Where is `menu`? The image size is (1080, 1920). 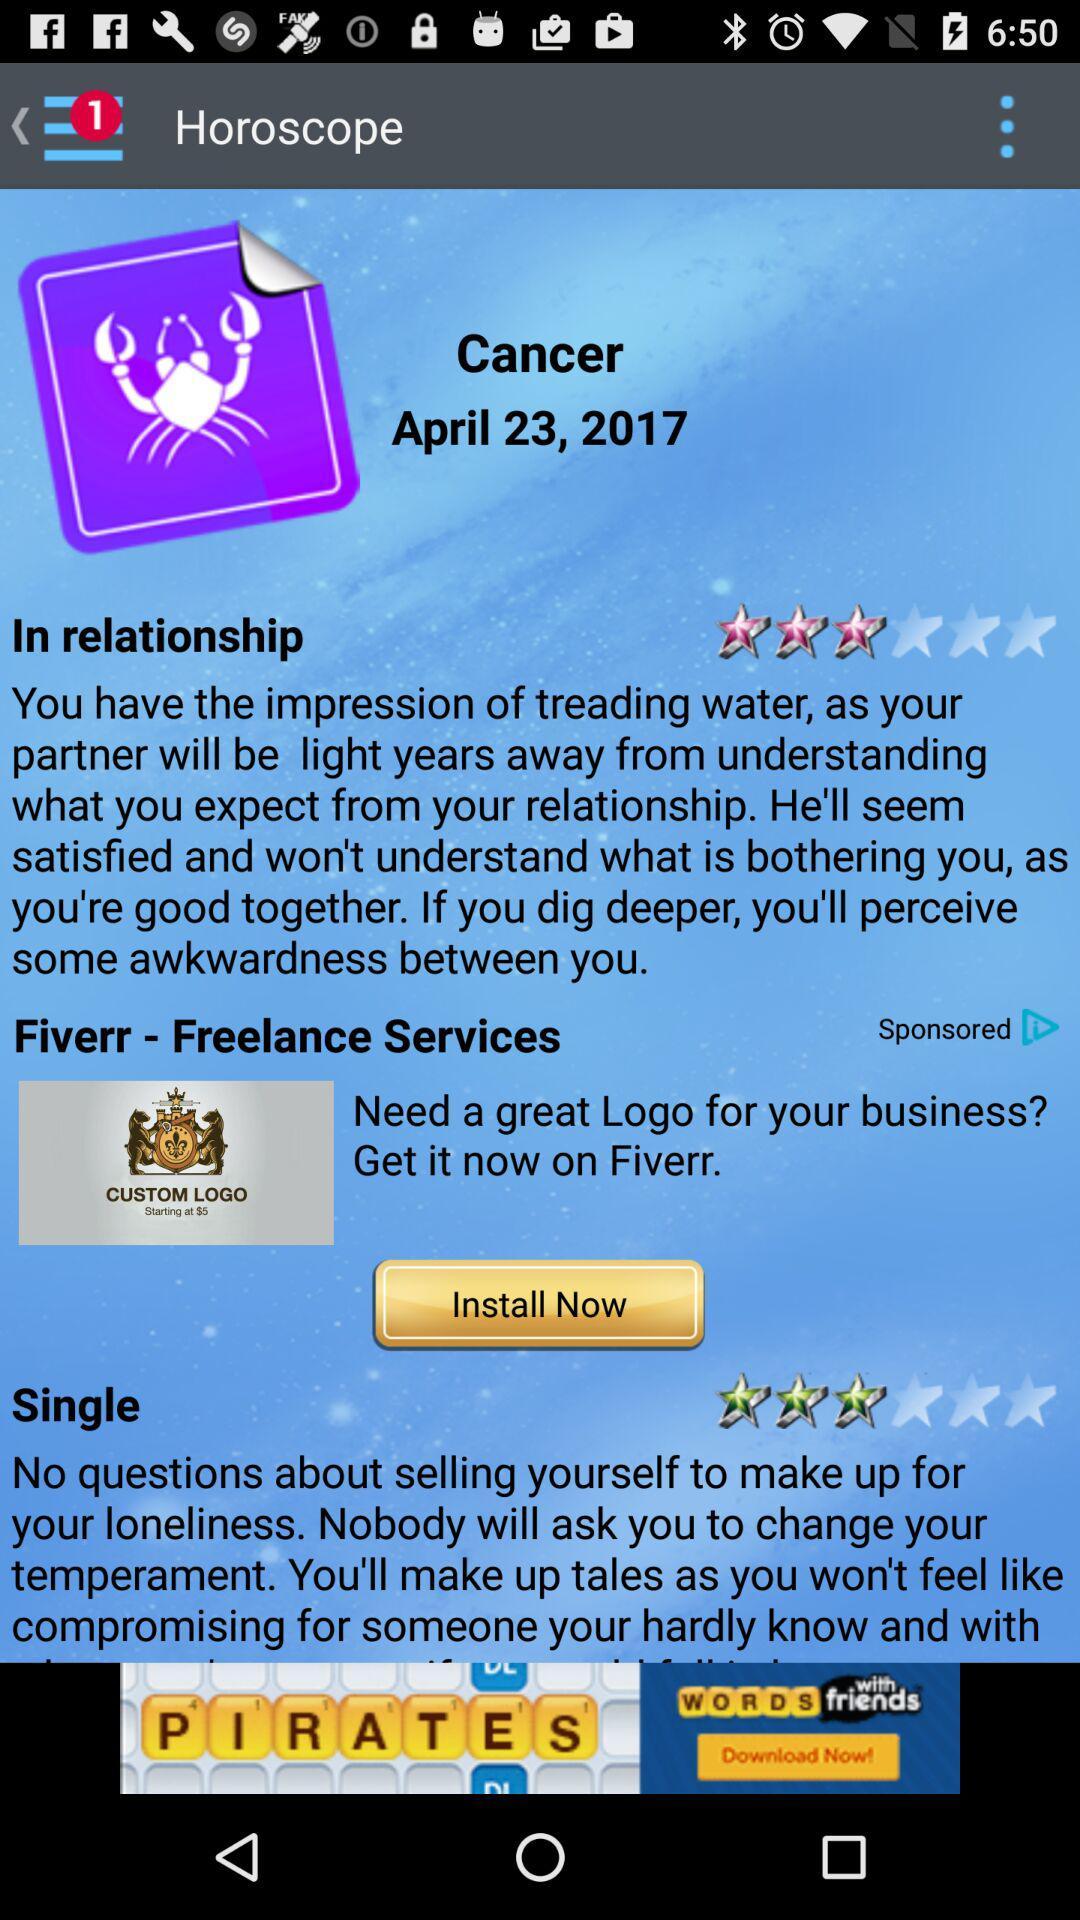
menu is located at coordinates (1006, 124).